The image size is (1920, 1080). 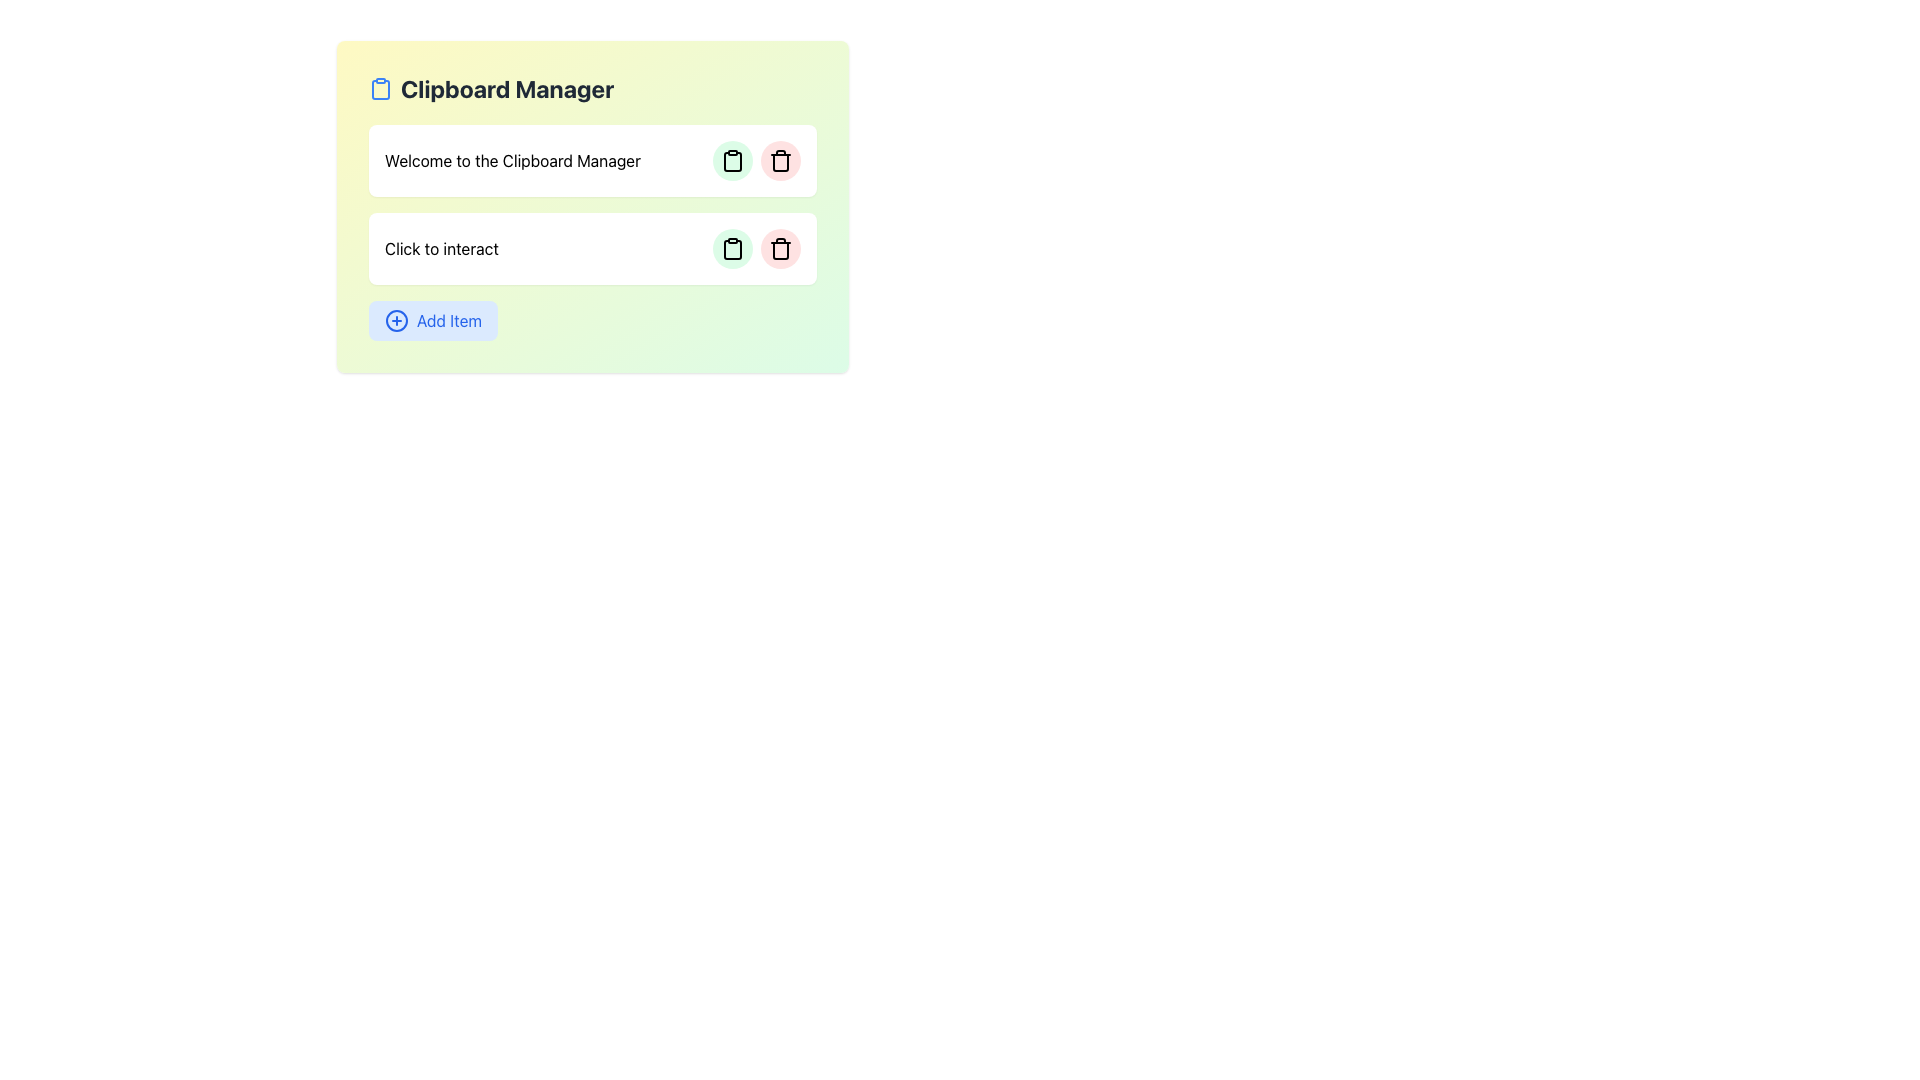 What do you see at coordinates (397, 319) in the screenshot?
I see `the SVG-based icon within the 'Add Item' button, located on the leftmost side of the button, next to the text label` at bounding box center [397, 319].